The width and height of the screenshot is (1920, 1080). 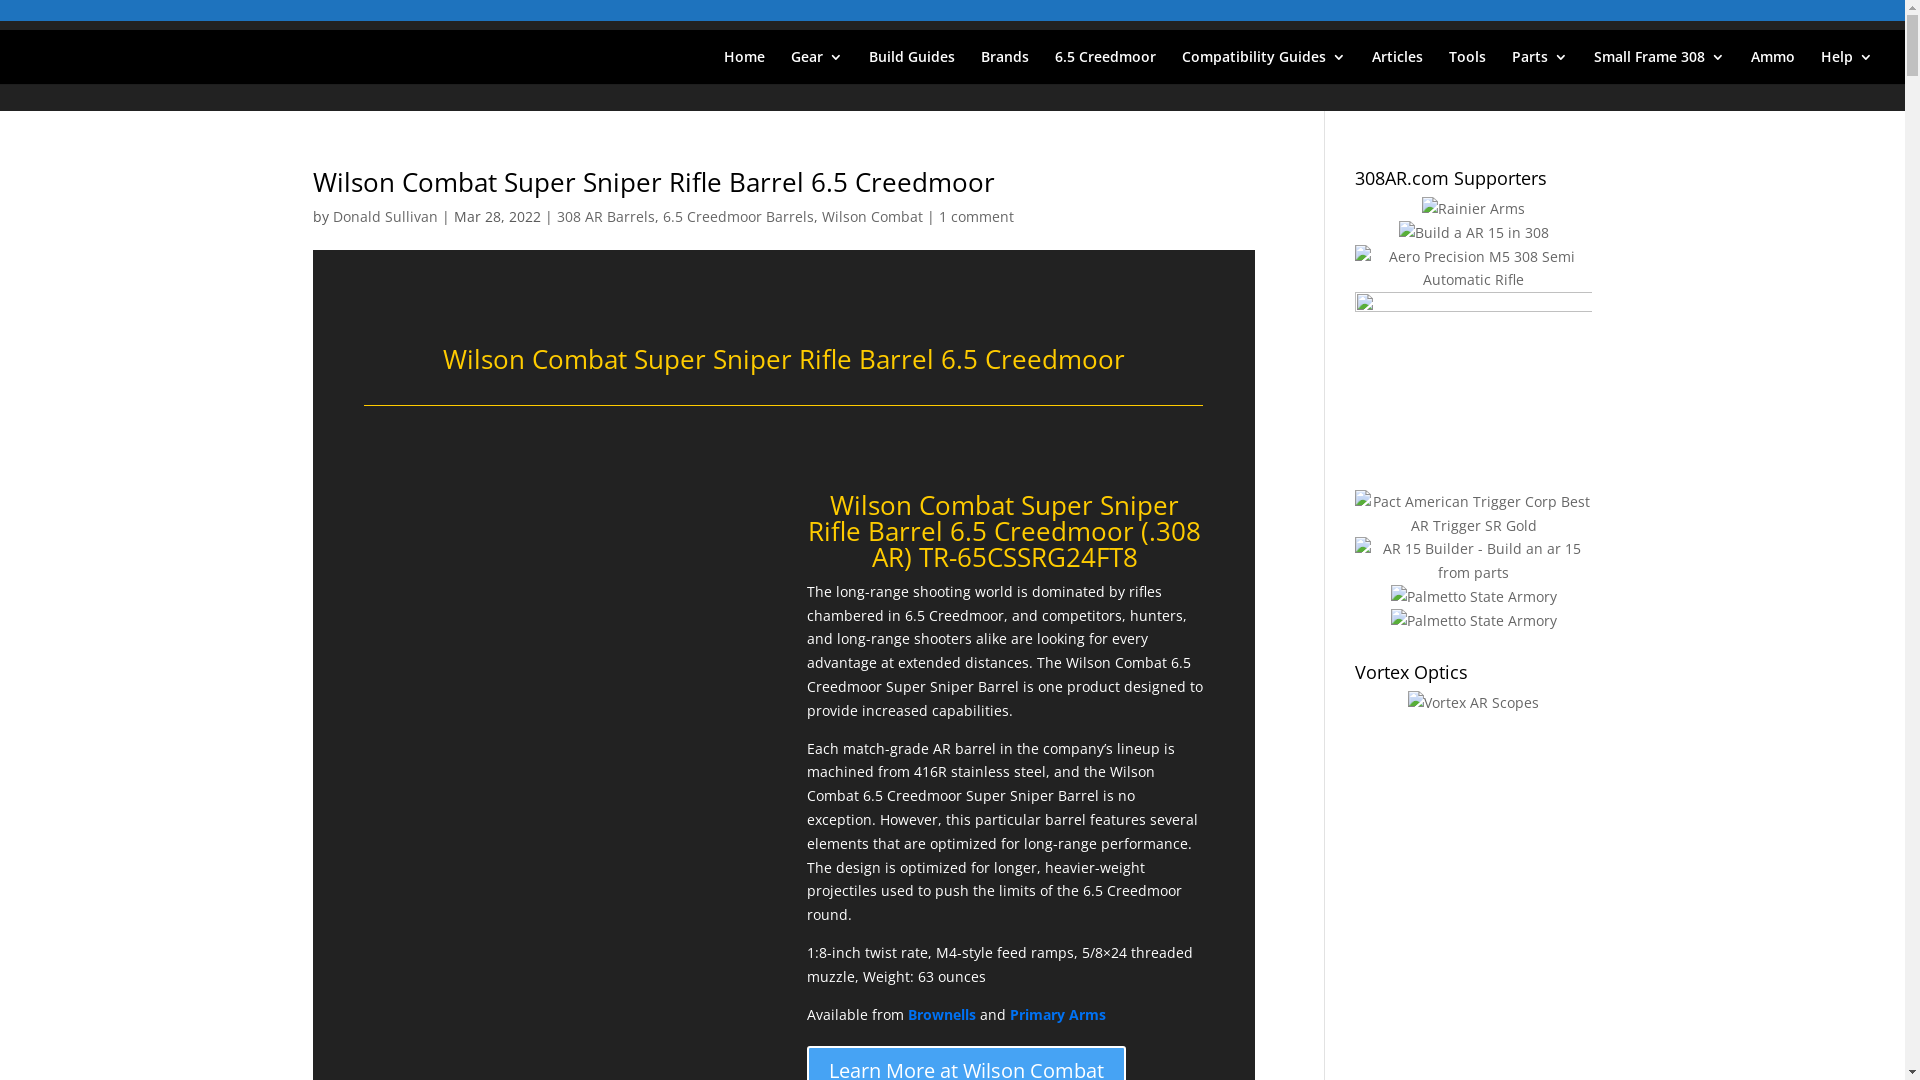 I want to click on 'Aero Precision M5 308 Semi Automatic Rifle', so click(x=1473, y=268).